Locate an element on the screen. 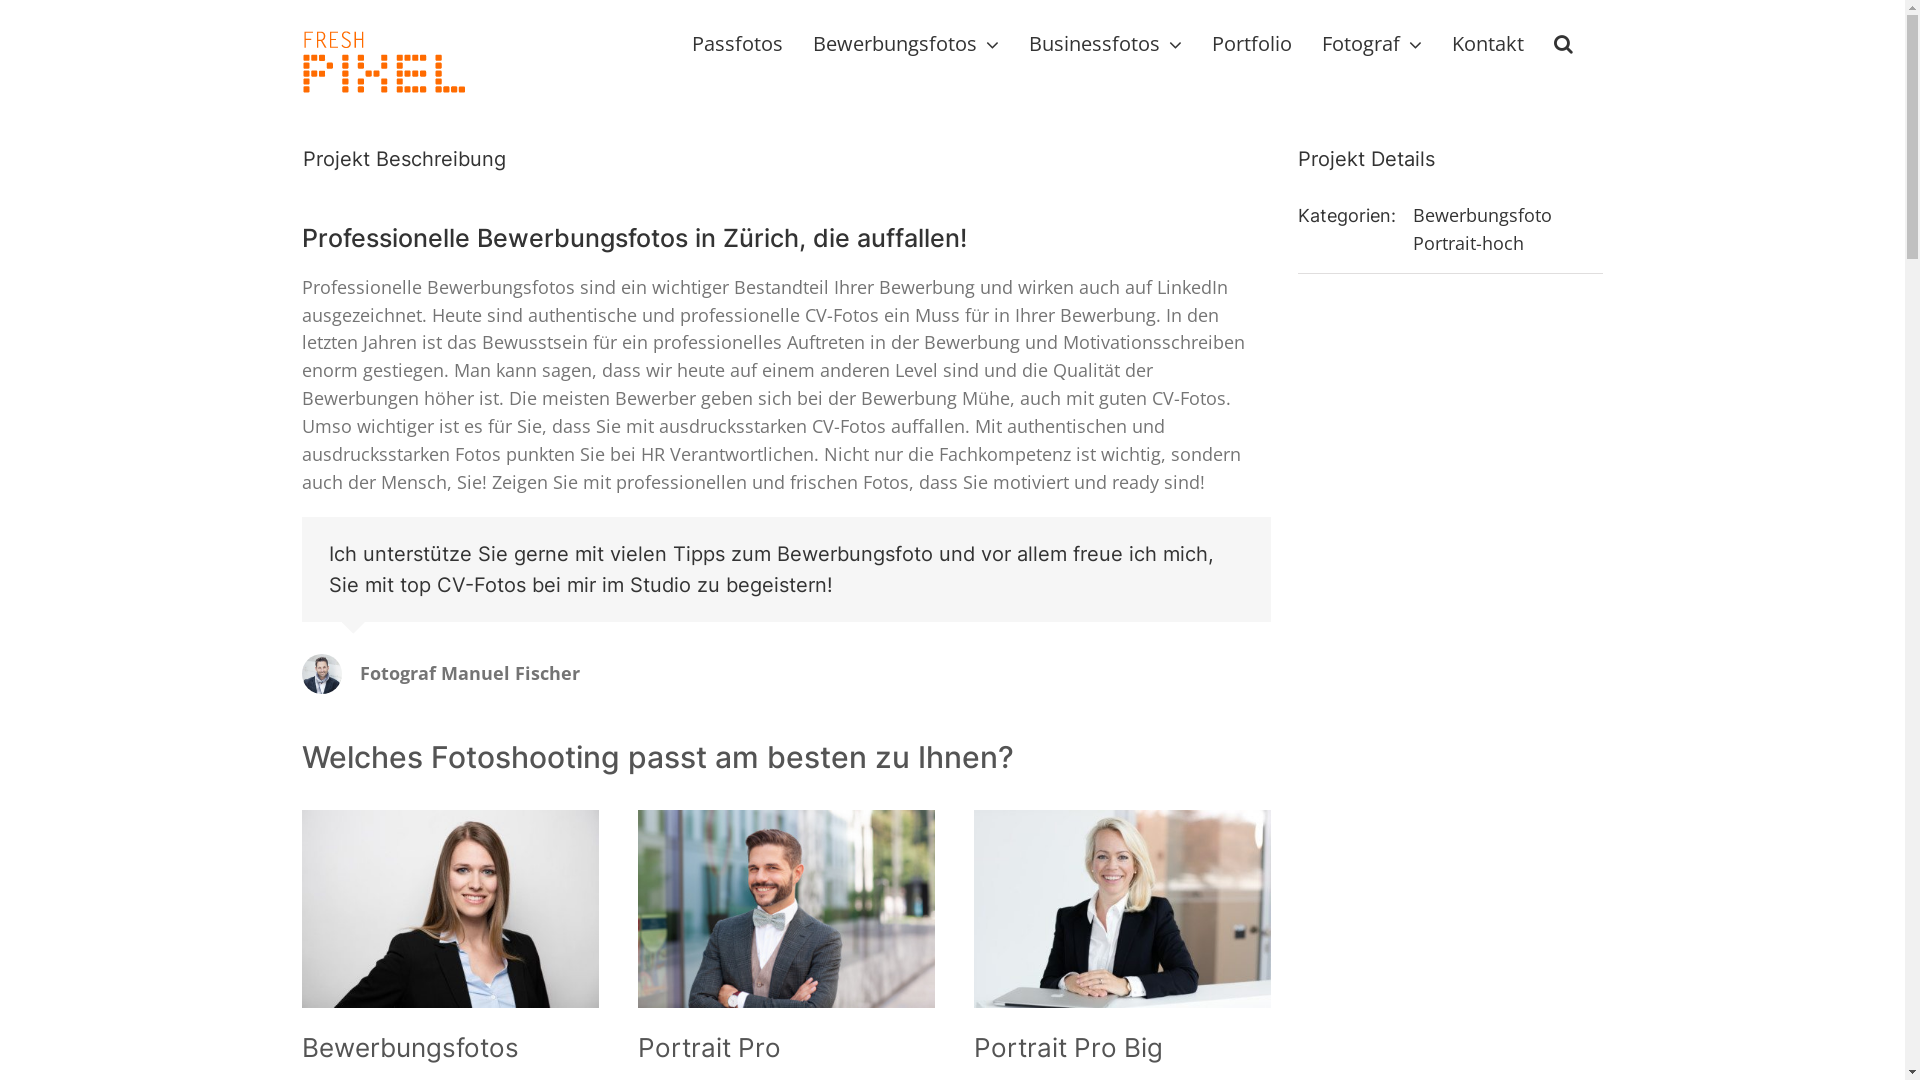 Image resolution: width=1920 pixels, height=1080 pixels. 'Businessfotos' is located at coordinates (1103, 42).